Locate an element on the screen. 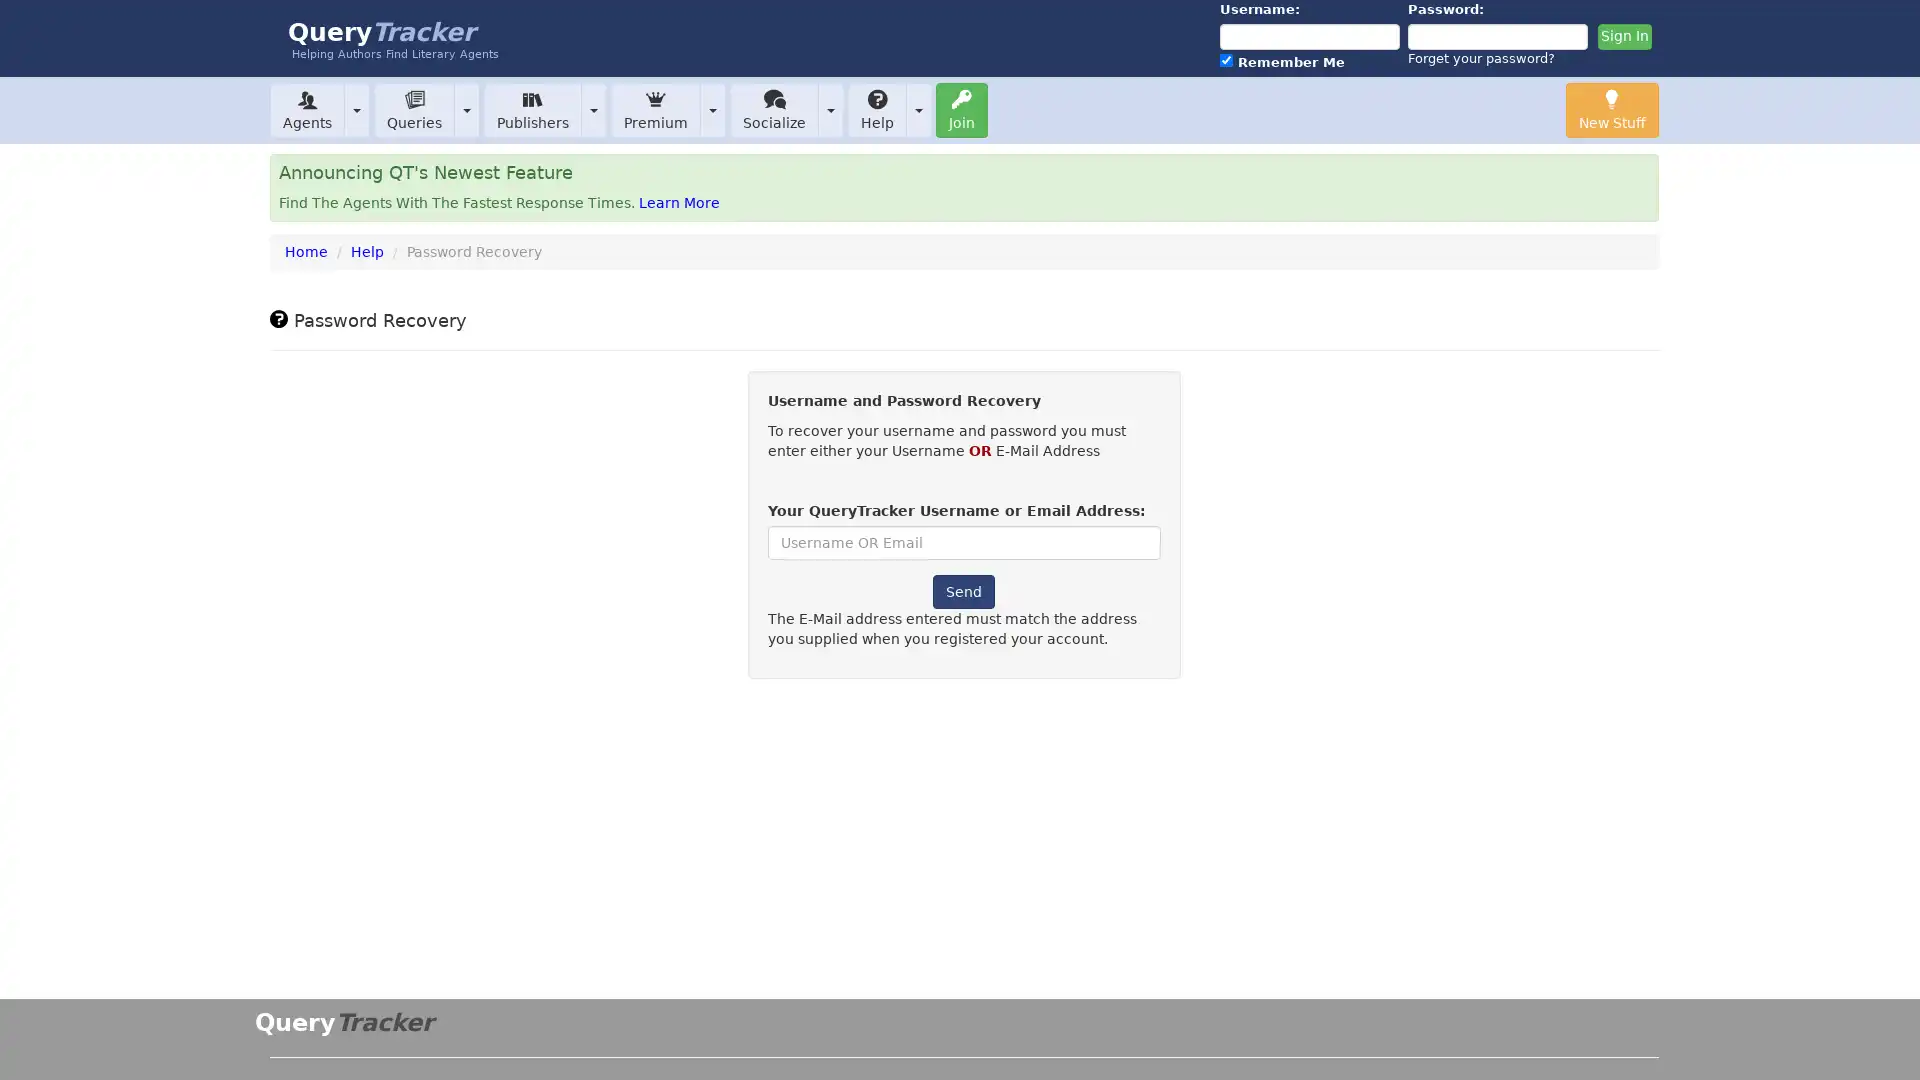 The width and height of the screenshot is (1920, 1080). Toggle Dropdown is located at coordinates (593, 109).